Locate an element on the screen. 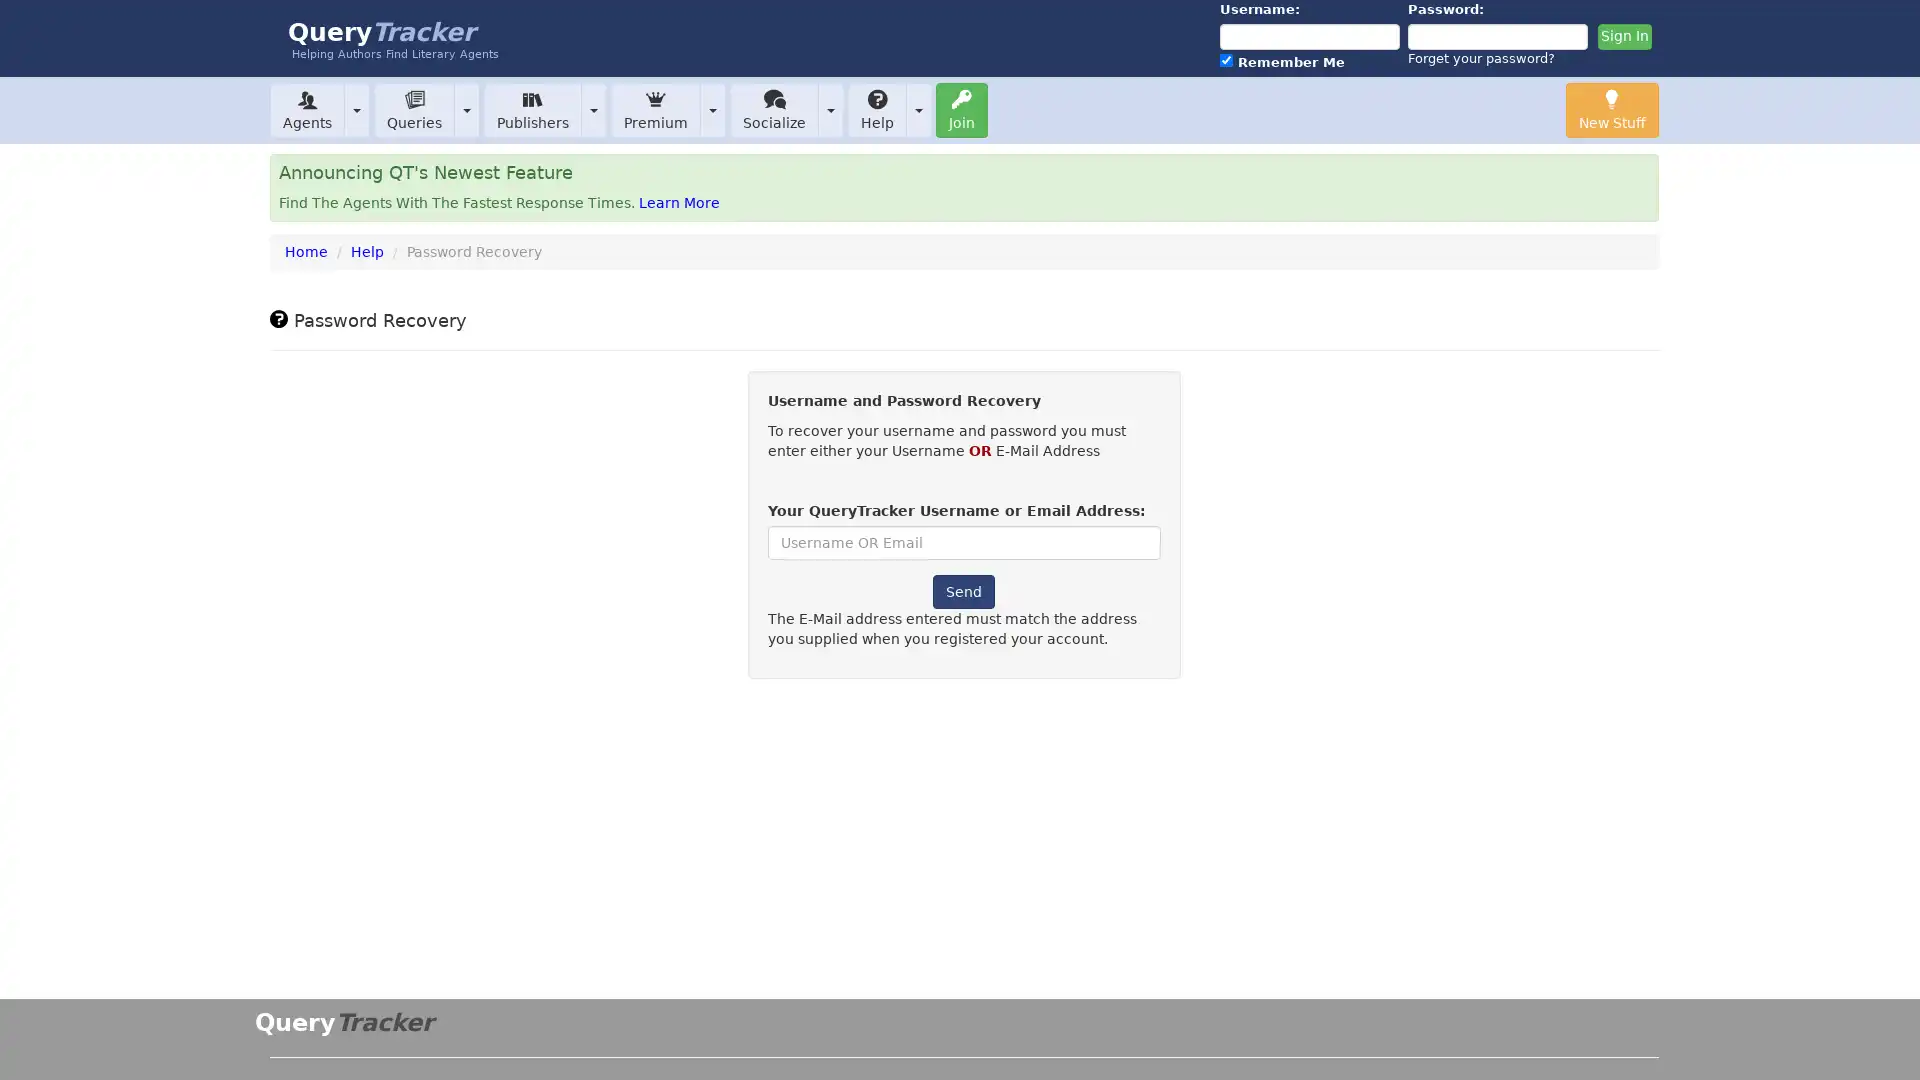 The width and height of the screenshot is (1920, 1080). Toggle Dropdown is located at coordinates (593, 109).